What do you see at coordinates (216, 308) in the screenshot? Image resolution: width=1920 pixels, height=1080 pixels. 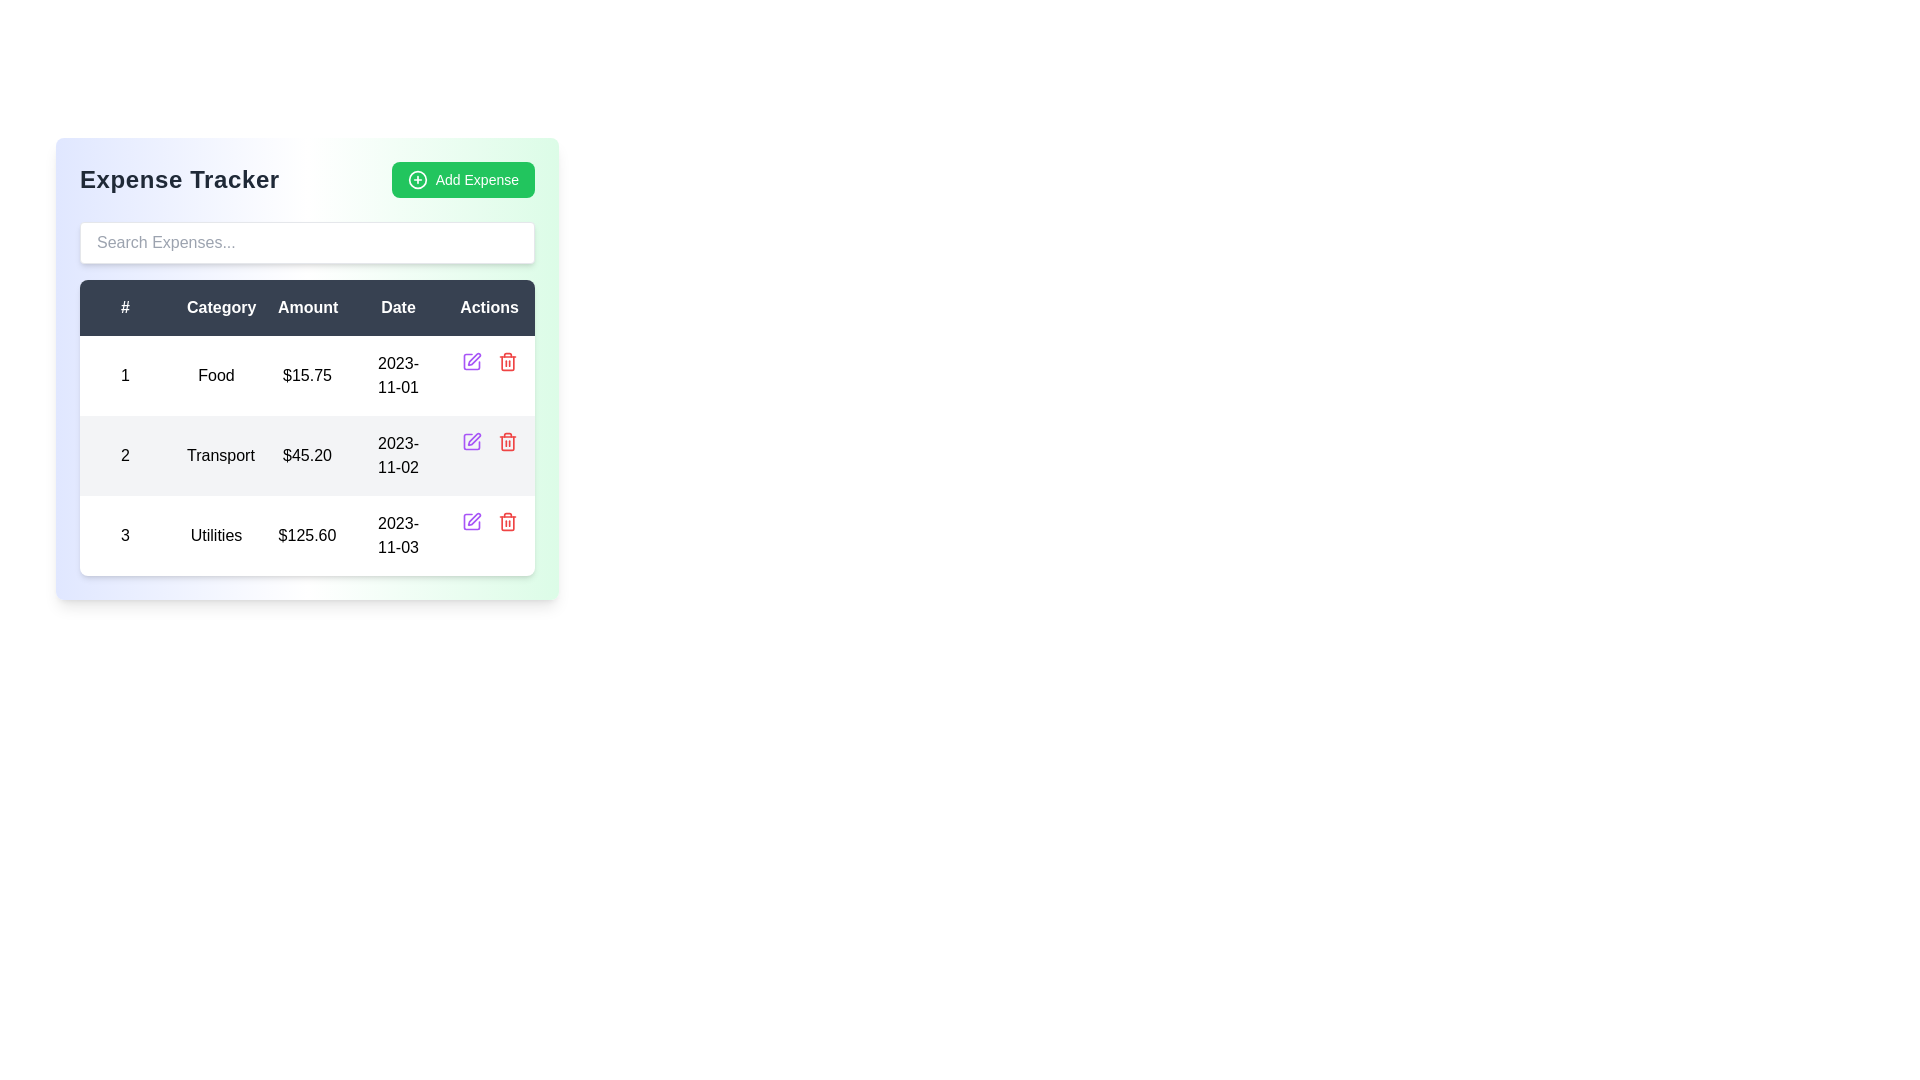 I see `text of the Table Header Cell displaying 'Category', which is bold and centered in a table structure below the 'Expense Tracker' label` at bounding box center [216, 308].